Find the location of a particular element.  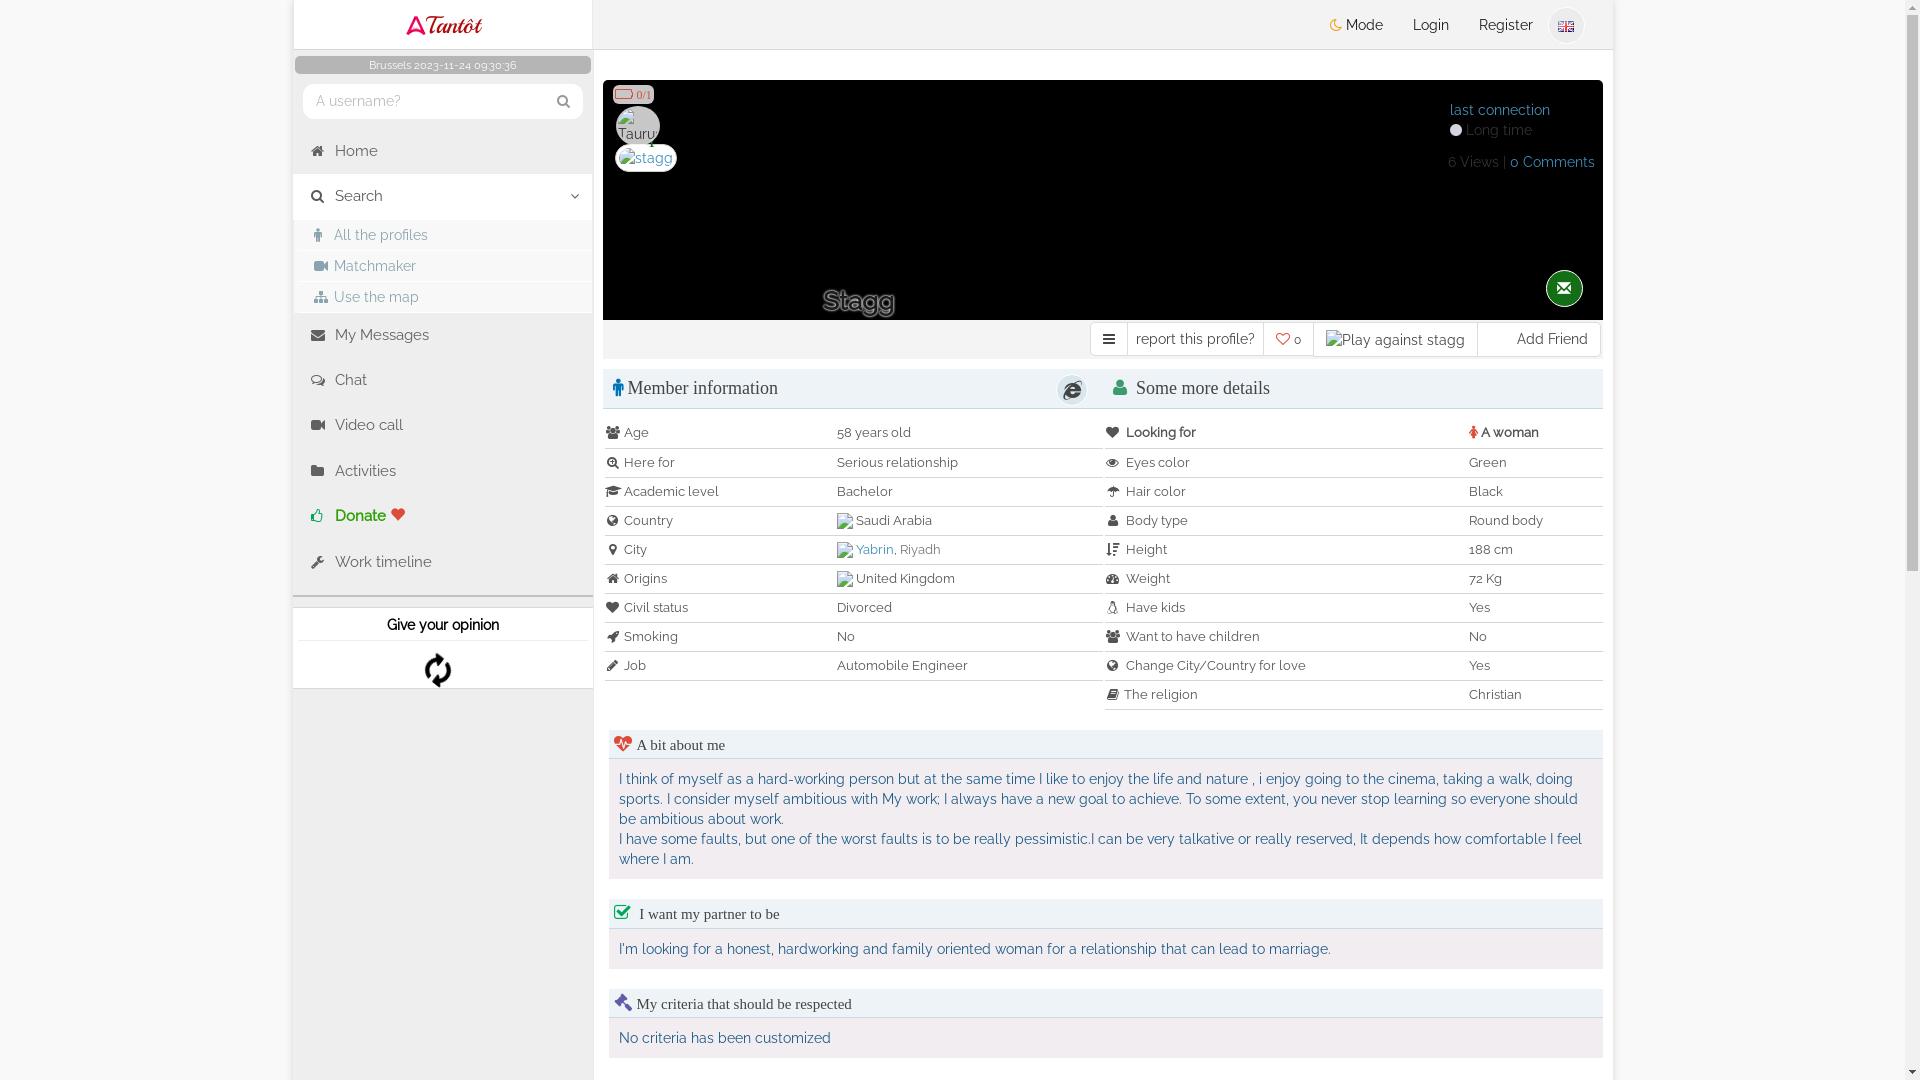

'Login' is located at coordinates (1396, 24).